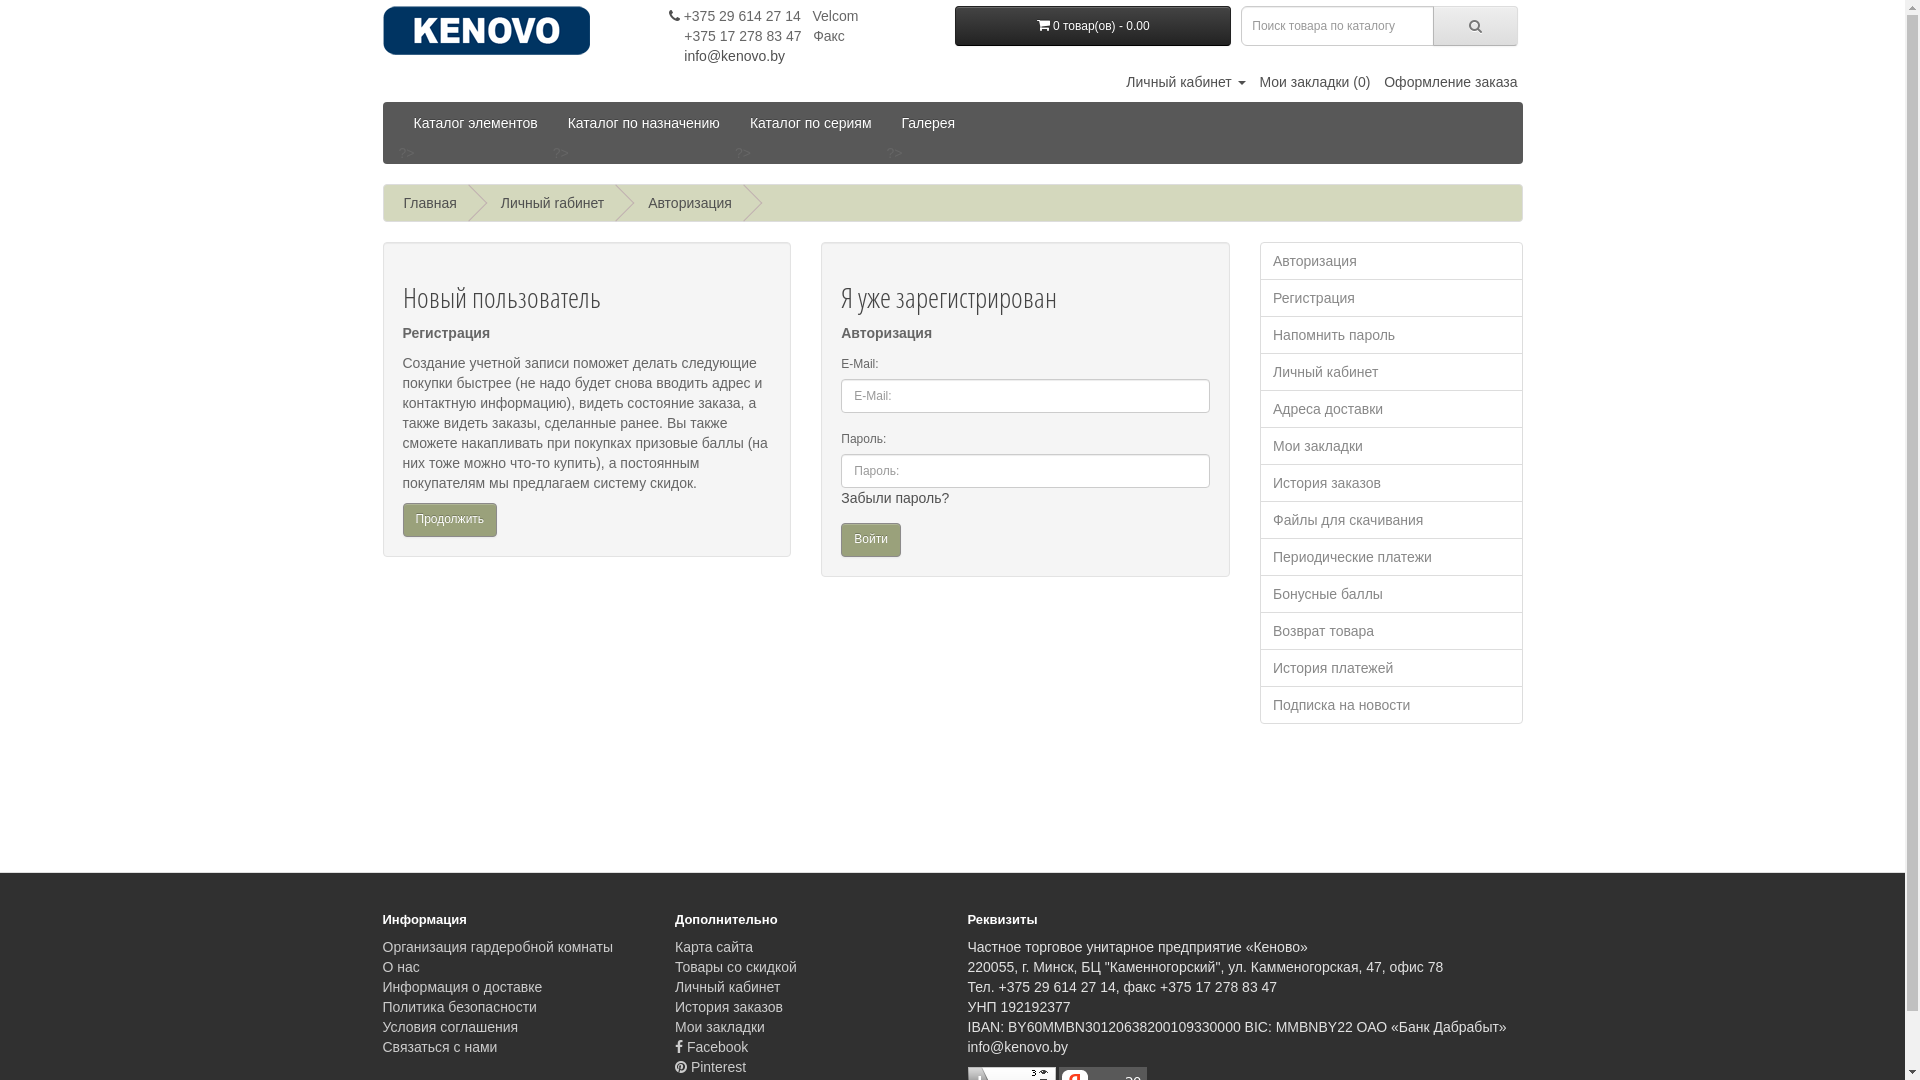  What do you see at coordinates (710, 1066) in the screenshot?
I see `'Pinterest'` at bounding box center [710, 1066].